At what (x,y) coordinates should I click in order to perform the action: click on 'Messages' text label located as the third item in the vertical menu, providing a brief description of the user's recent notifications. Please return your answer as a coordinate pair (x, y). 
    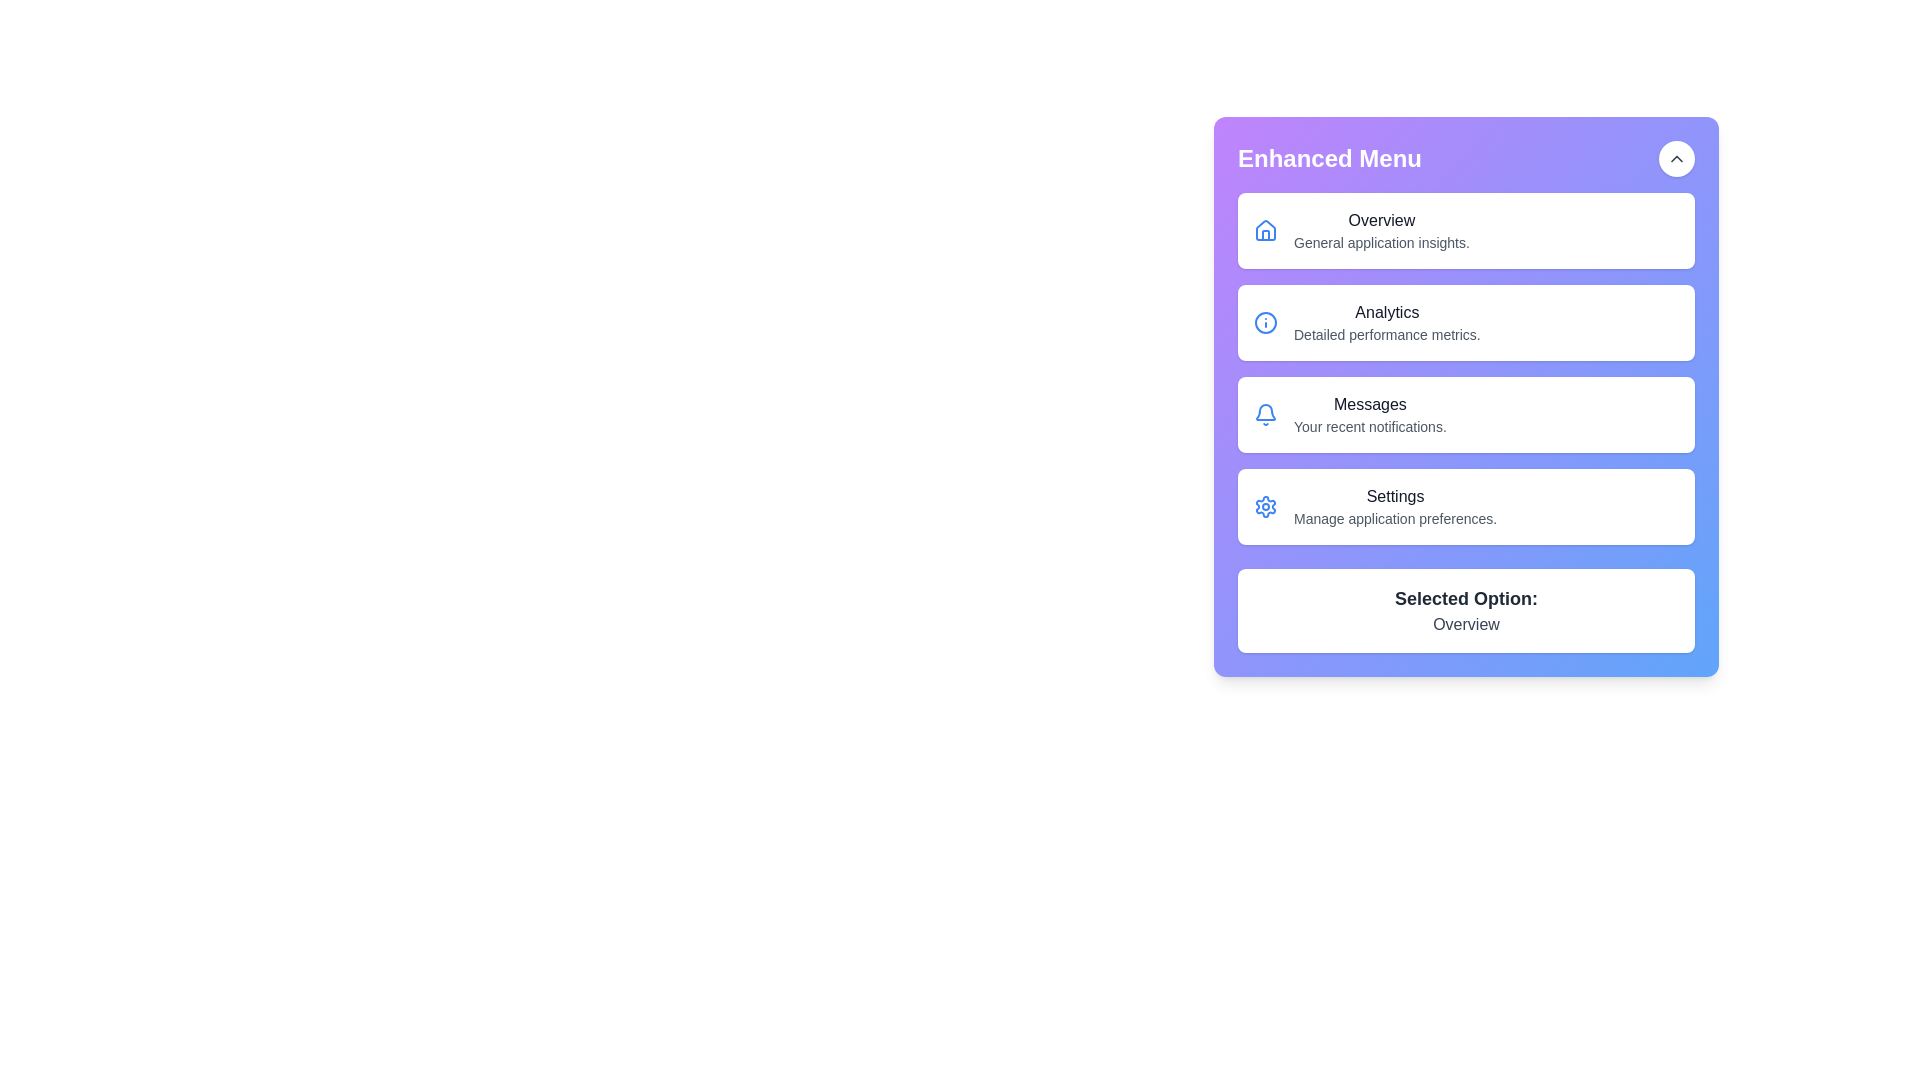
    Looking at the image, I should click on (1369, 414).